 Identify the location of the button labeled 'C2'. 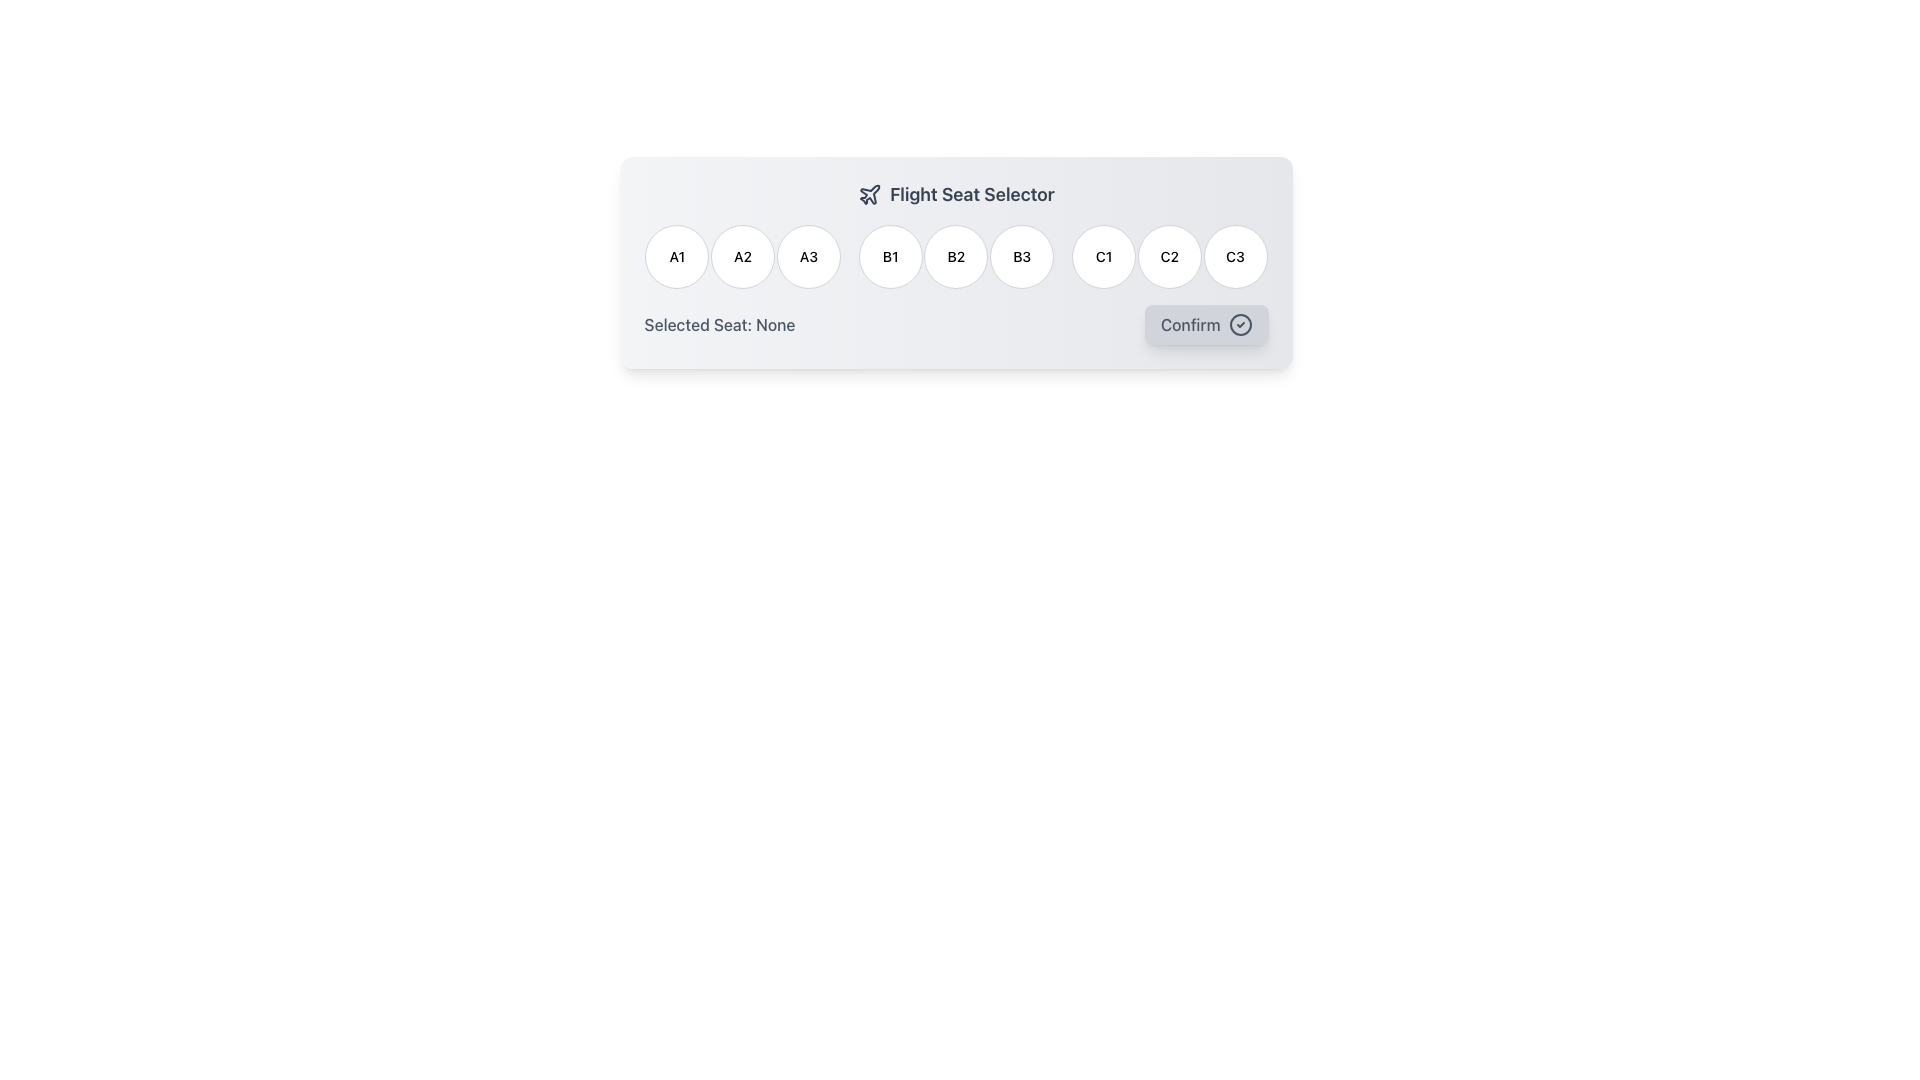
(1169, 256).